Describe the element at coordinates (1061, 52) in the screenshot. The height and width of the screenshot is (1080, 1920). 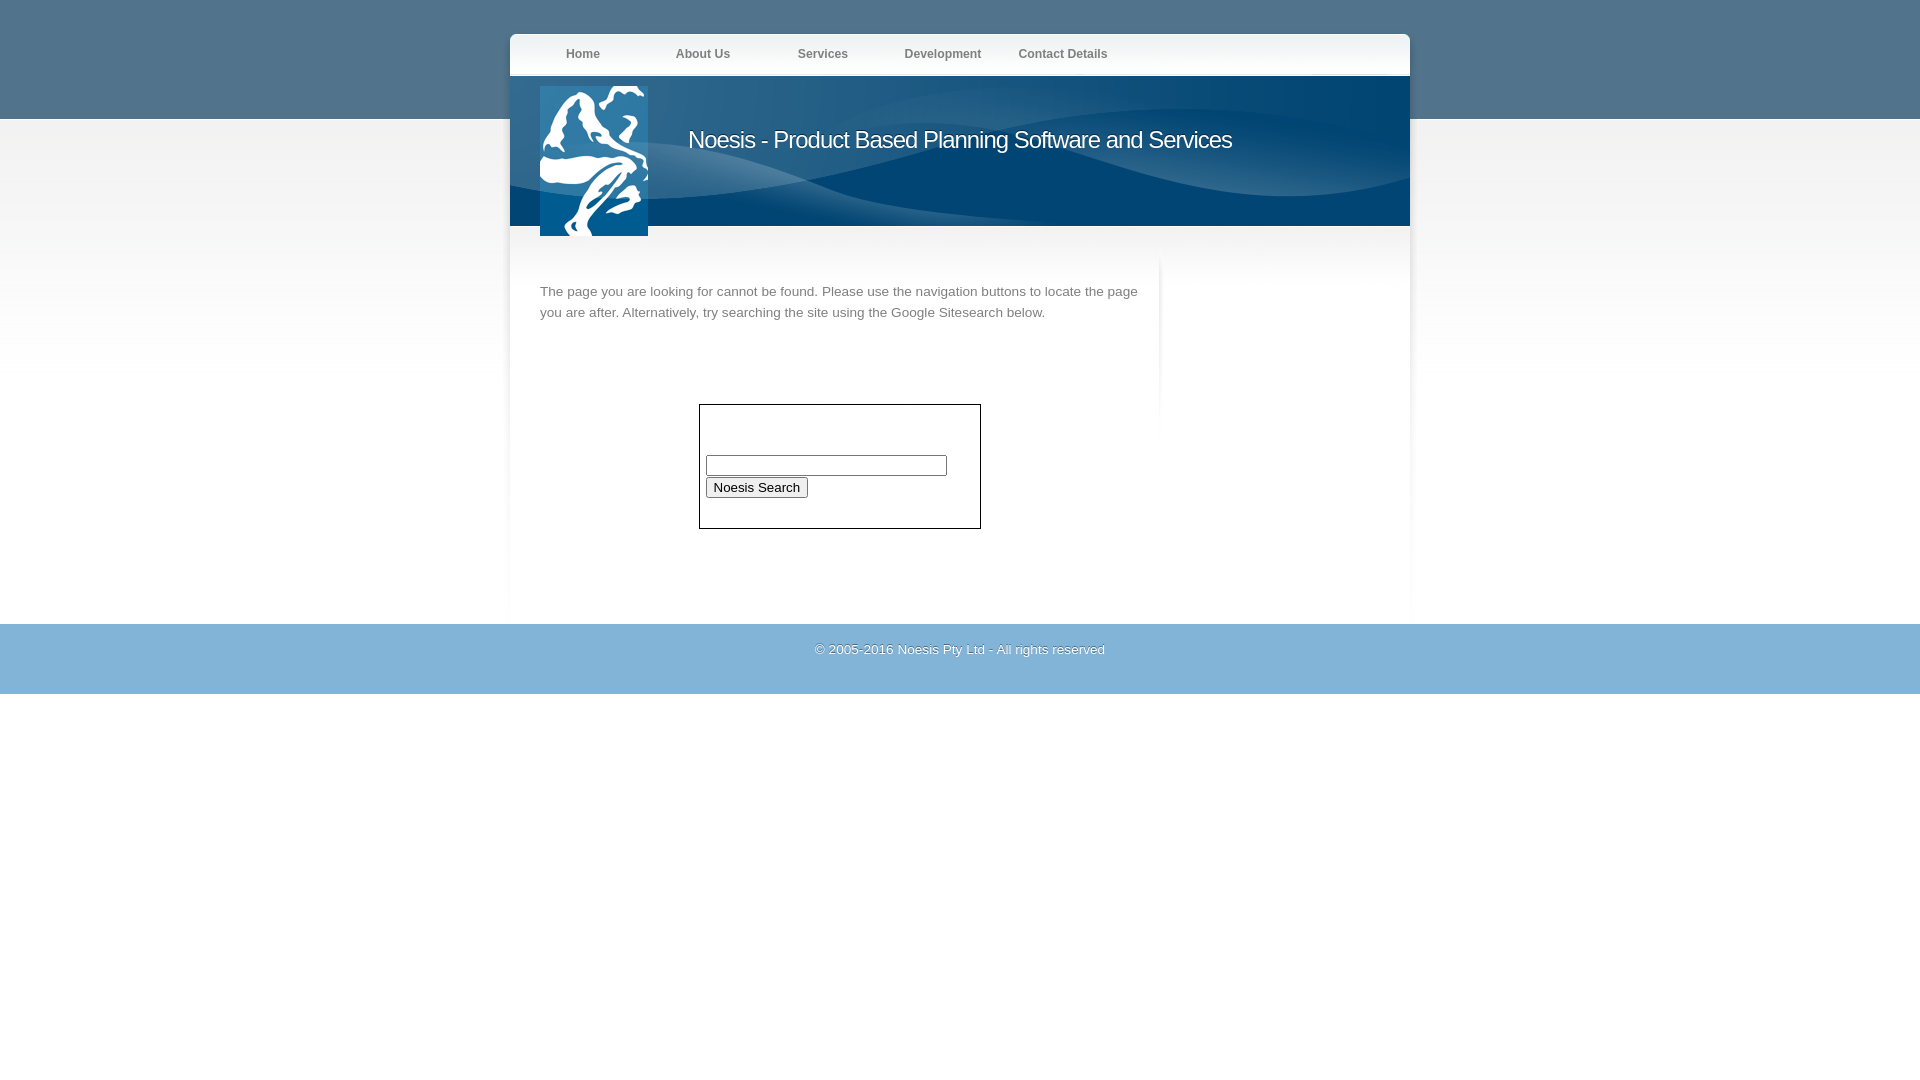
I see `'Contact Details'` at that location.